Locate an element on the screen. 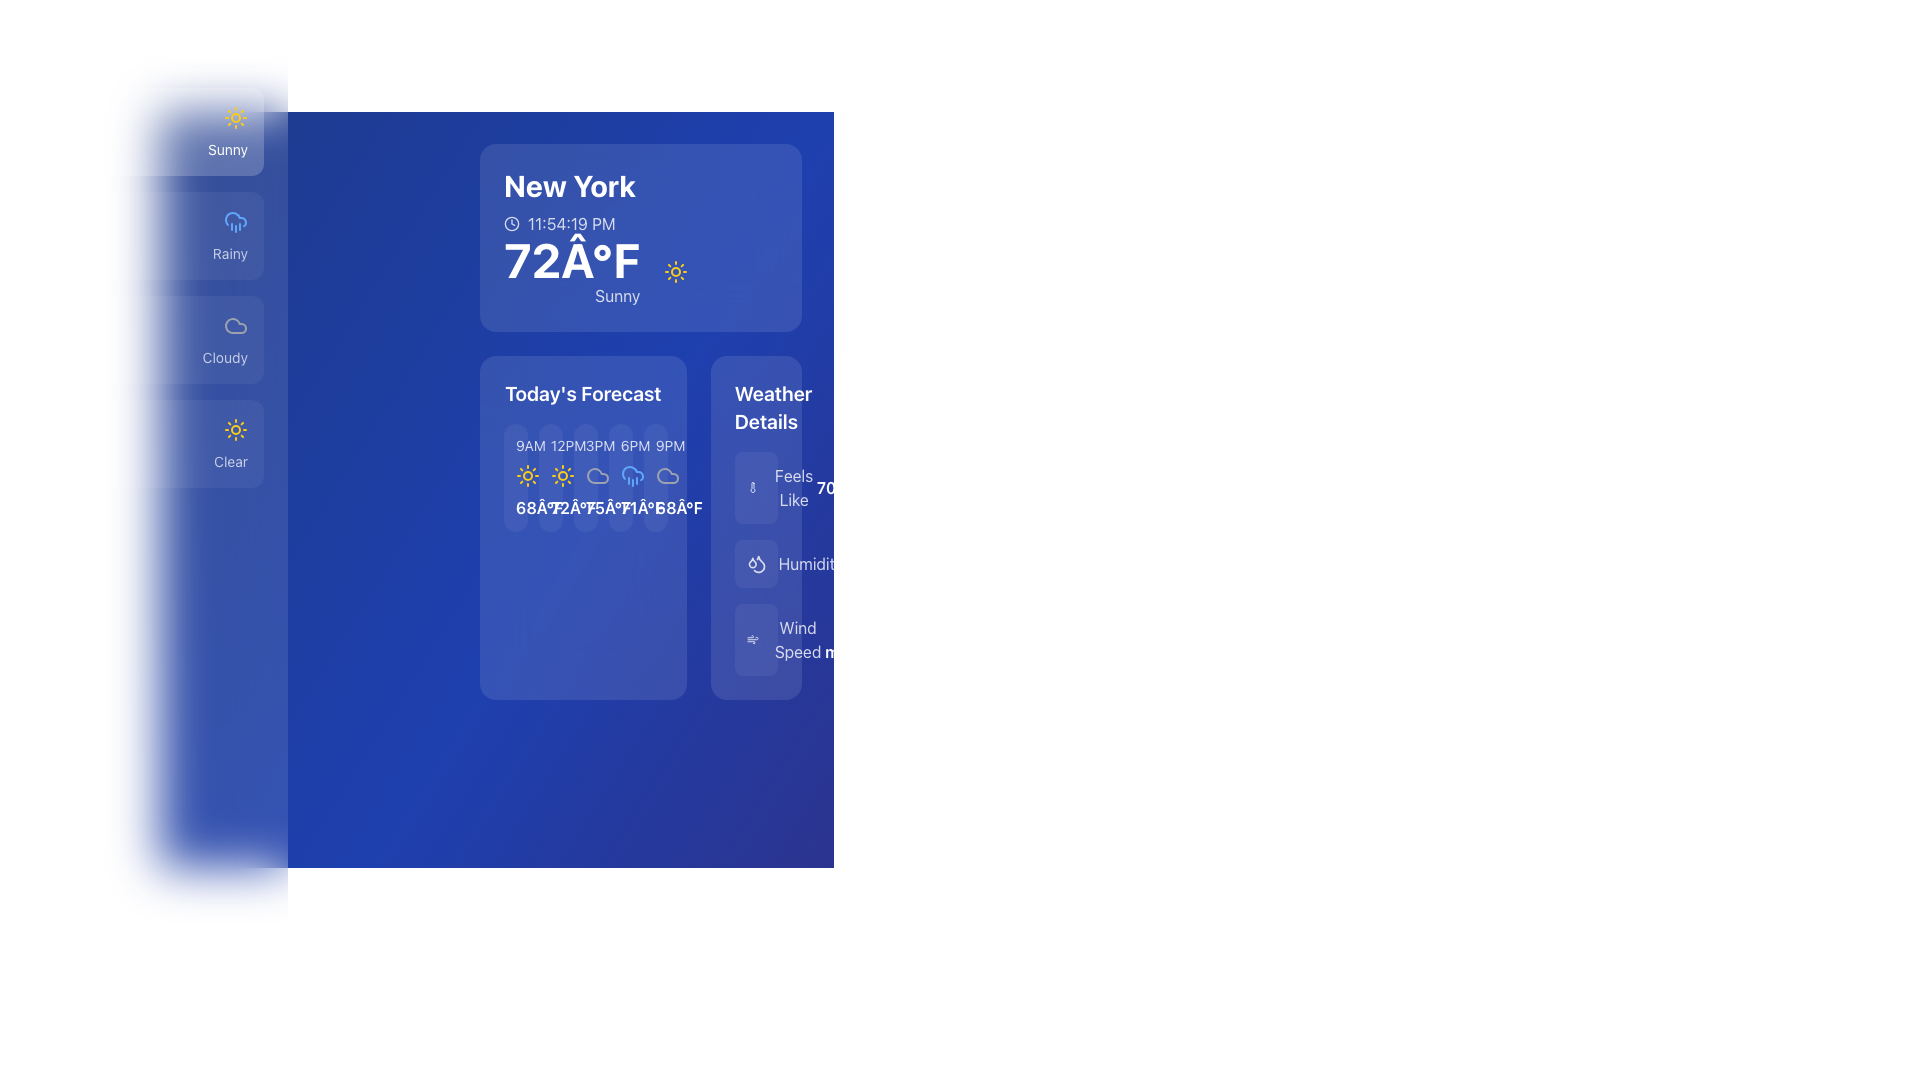  the wind speed information displayed in the Information Display Block located in the Weather Details section, positioned third after 'Feels Like' and 'Humidity' is located at coordinates (755, 640).